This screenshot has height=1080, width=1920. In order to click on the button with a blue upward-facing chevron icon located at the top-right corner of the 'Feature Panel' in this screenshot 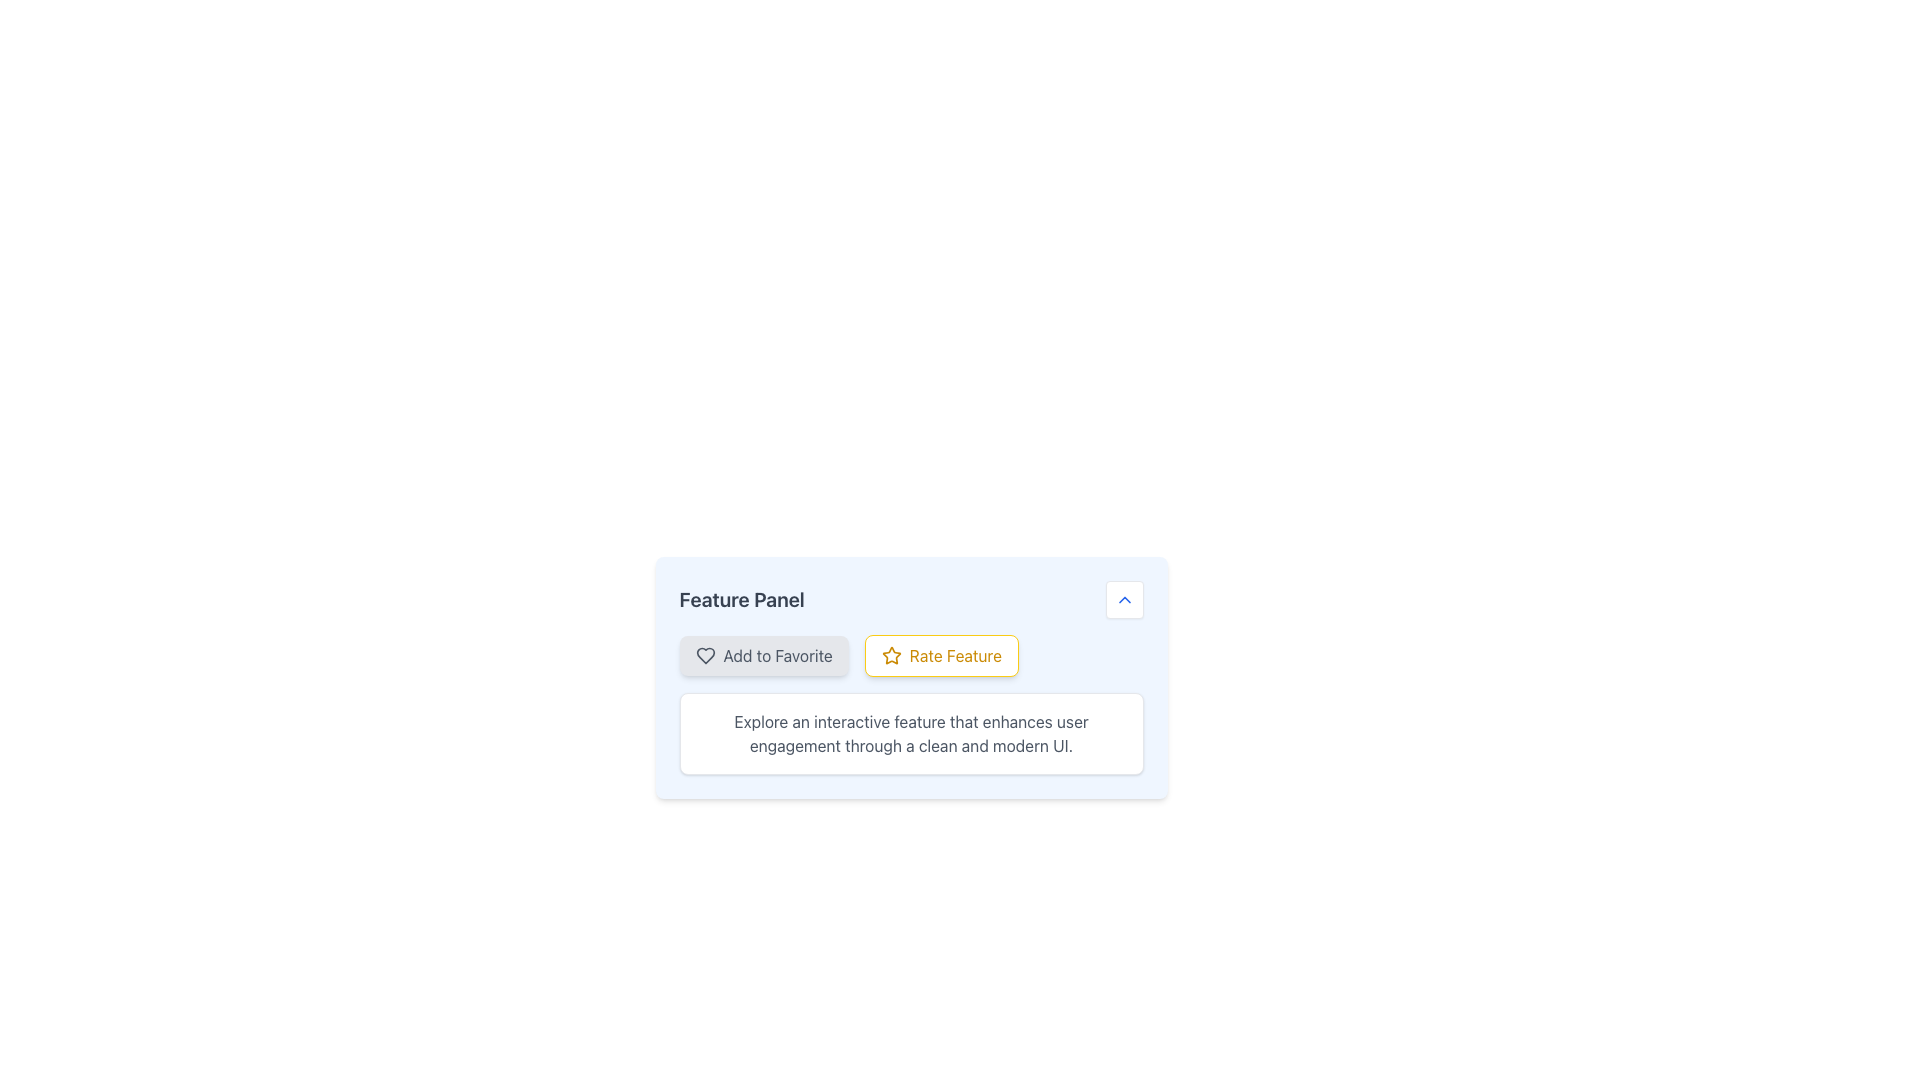, I will do `click(1124, 599)`.